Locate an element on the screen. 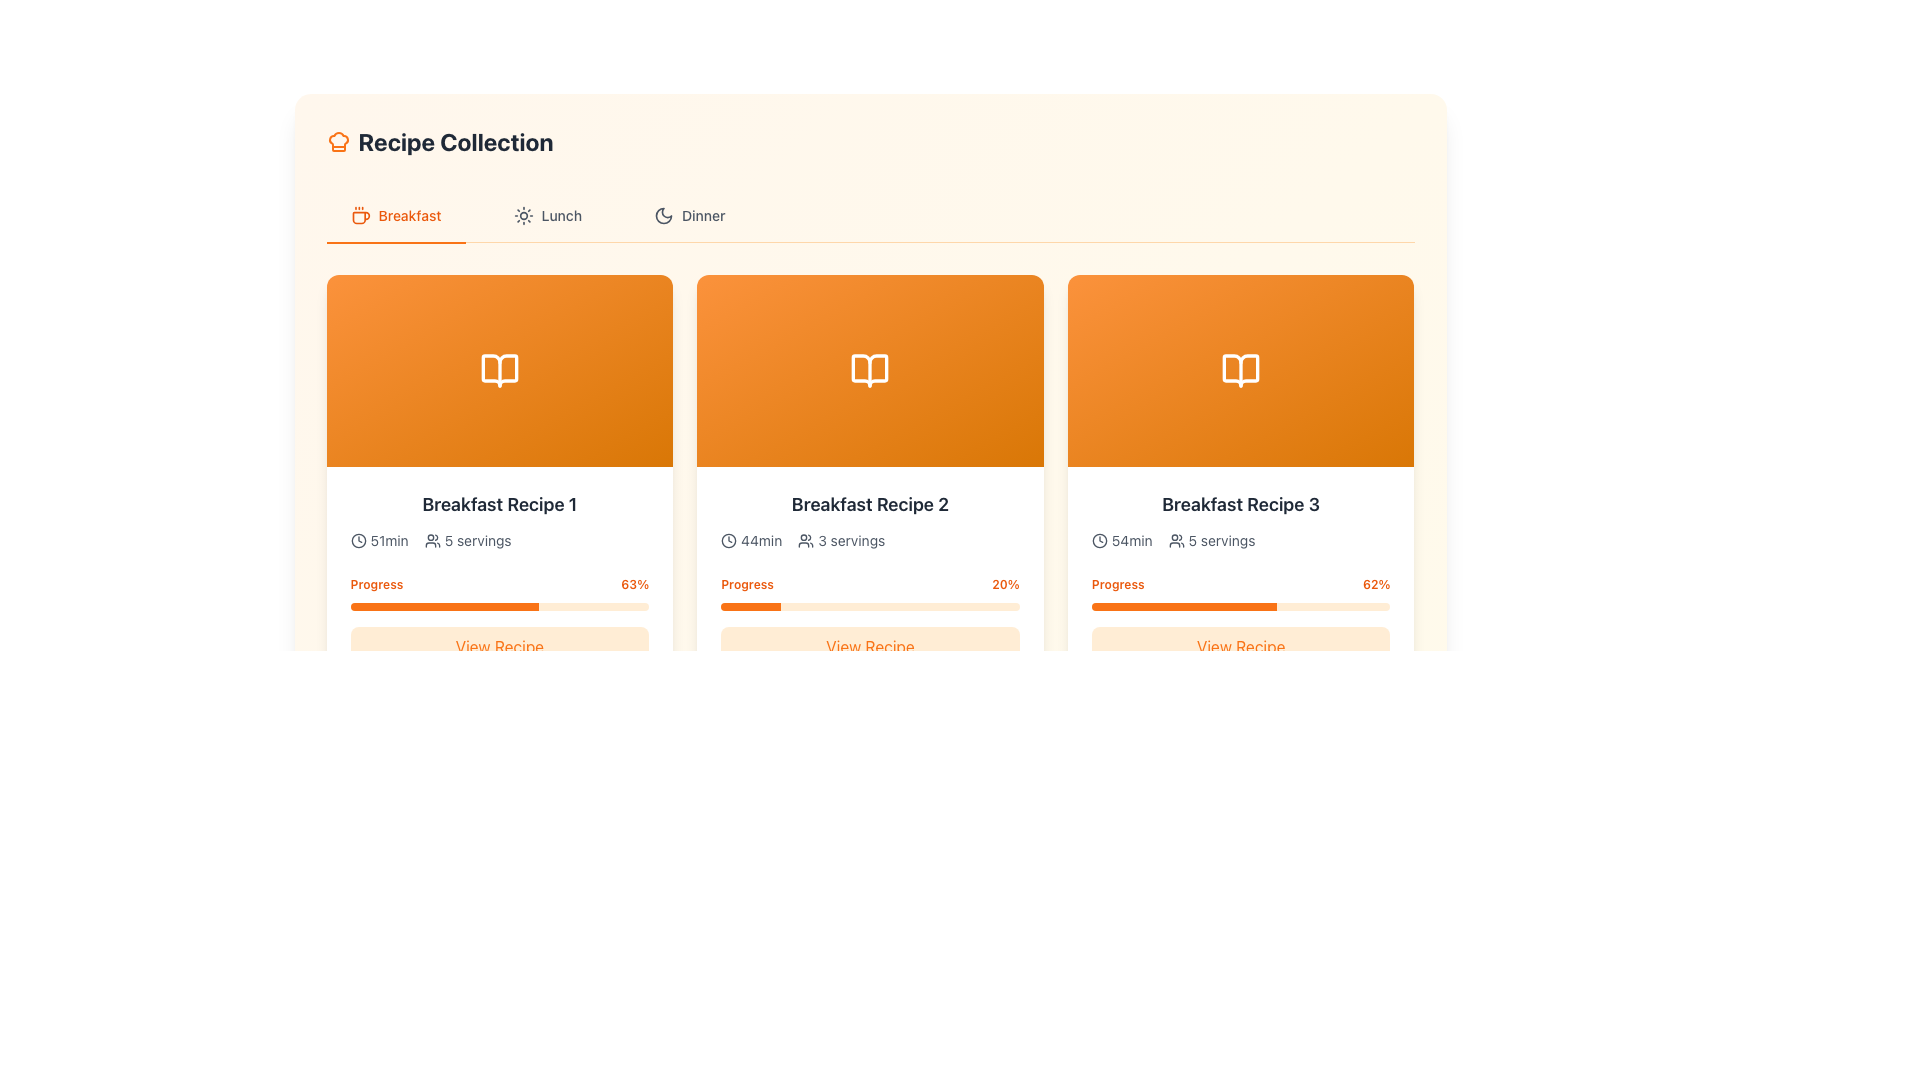  the left half of the open book icon in the orange header section of the 'Breakfast Recipe 1' card is located at coordinates (870, 370).